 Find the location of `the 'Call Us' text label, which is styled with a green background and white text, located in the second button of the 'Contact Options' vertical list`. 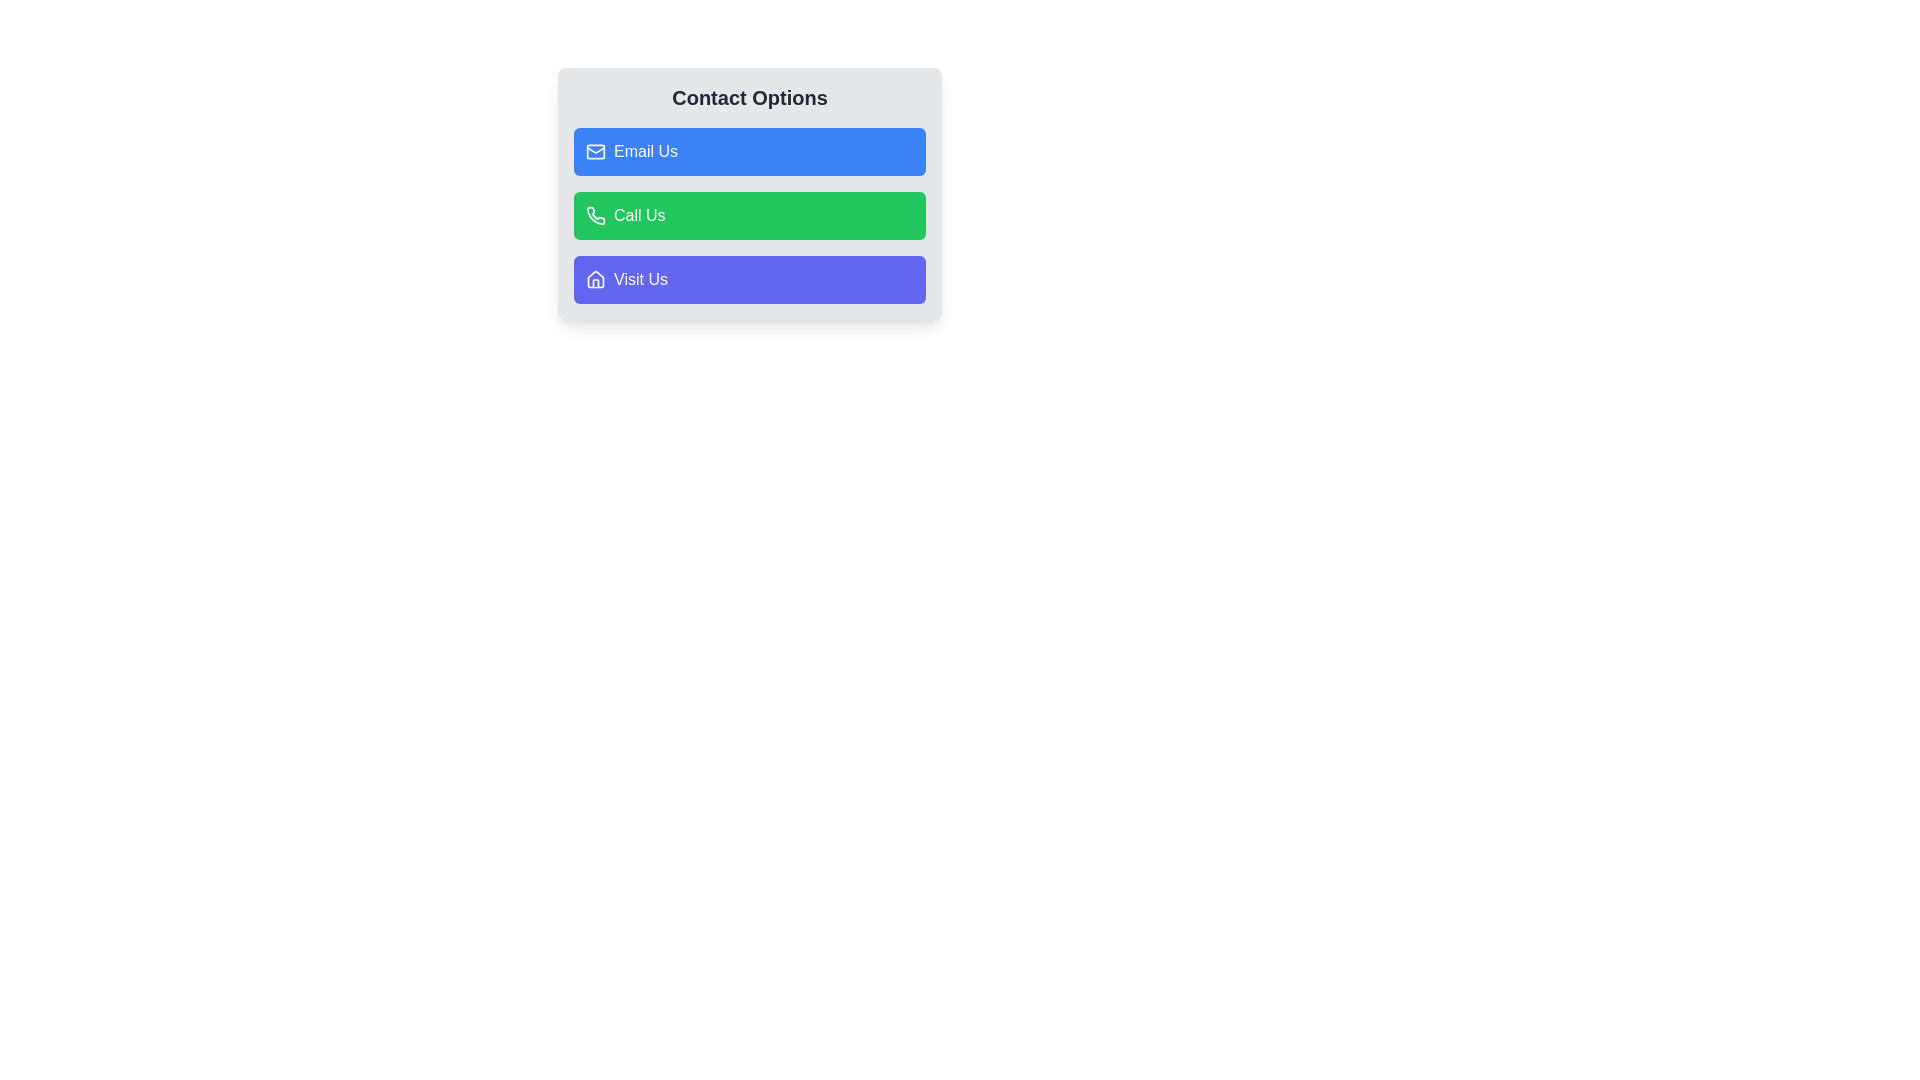

the 'Call Us' text label, which is styled with a green background and white text, located in the second button of the 'Contact Options' vertical list is located at coordinates (638, 216).